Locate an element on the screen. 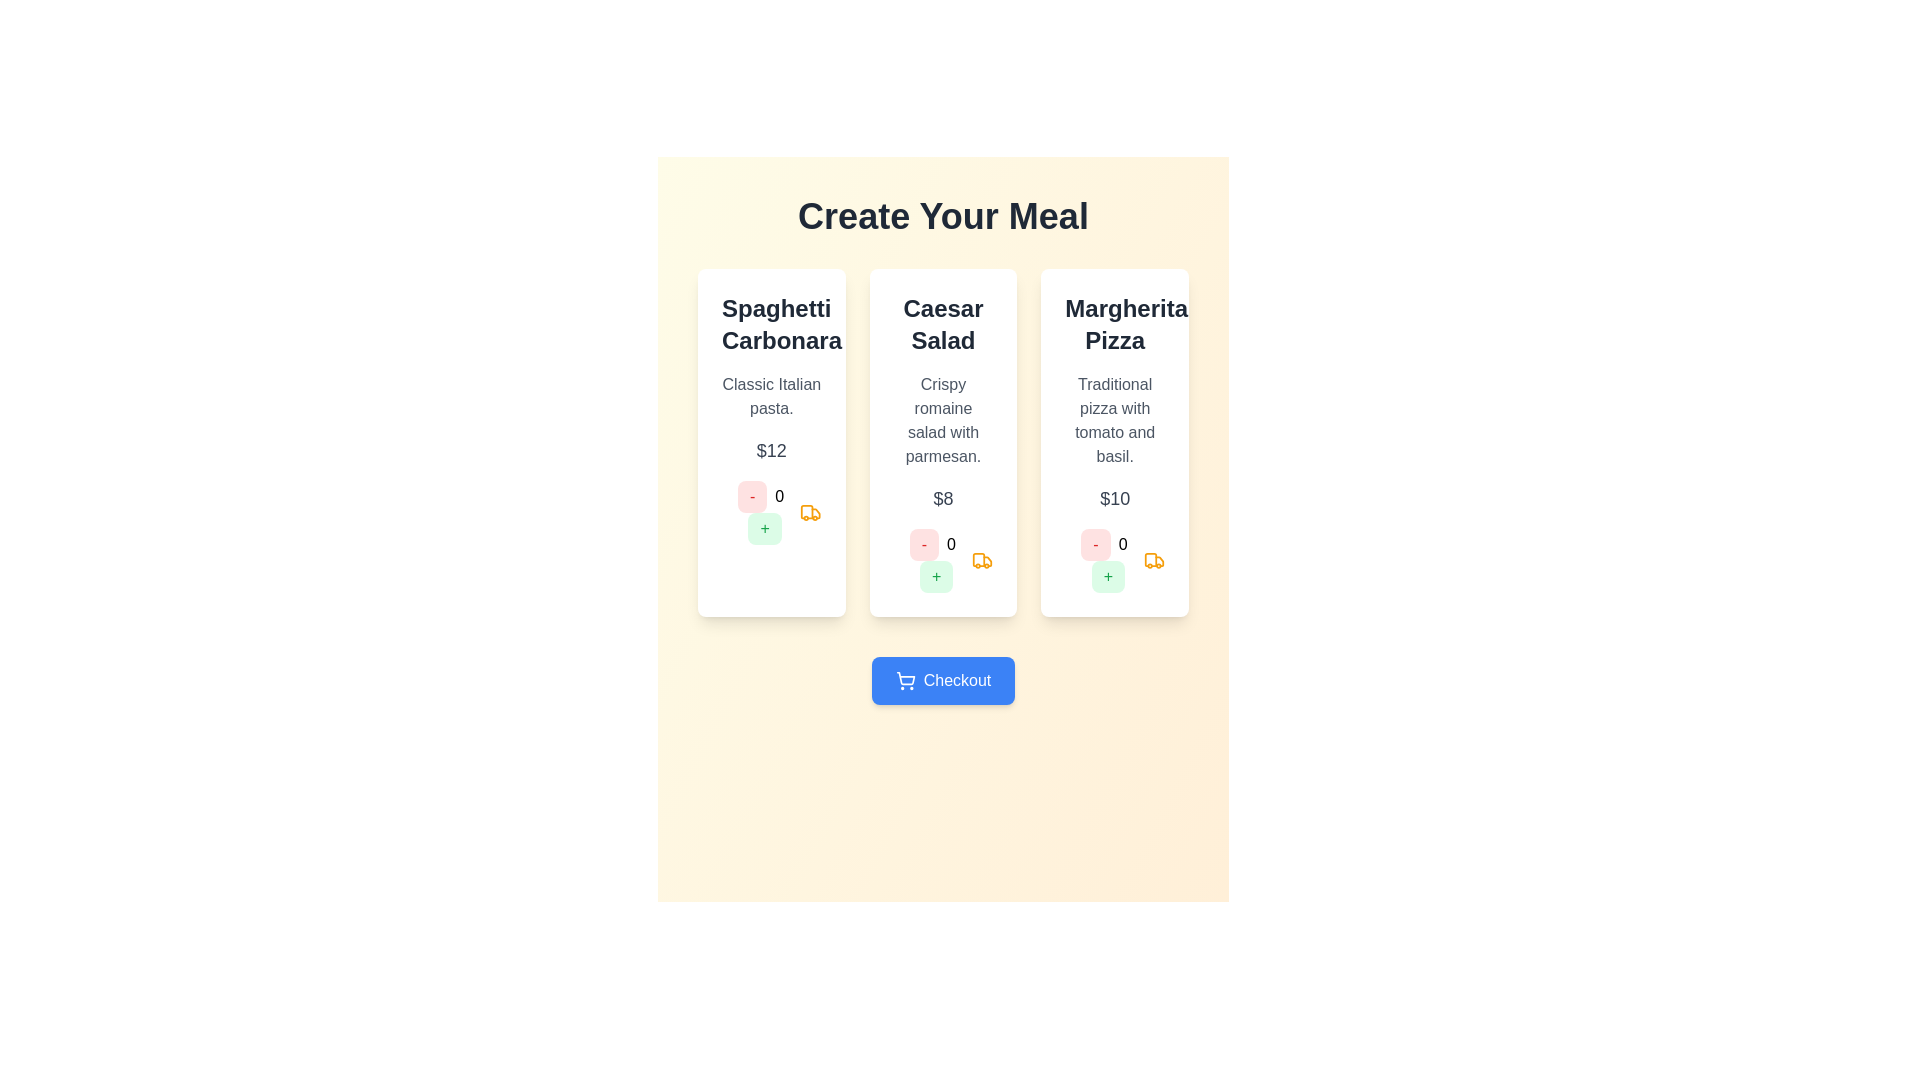  the increment button located within the Caesar Salad card, positioned directly below the numeric counter ('0') to increase the count is located at coordinates (935, 577).